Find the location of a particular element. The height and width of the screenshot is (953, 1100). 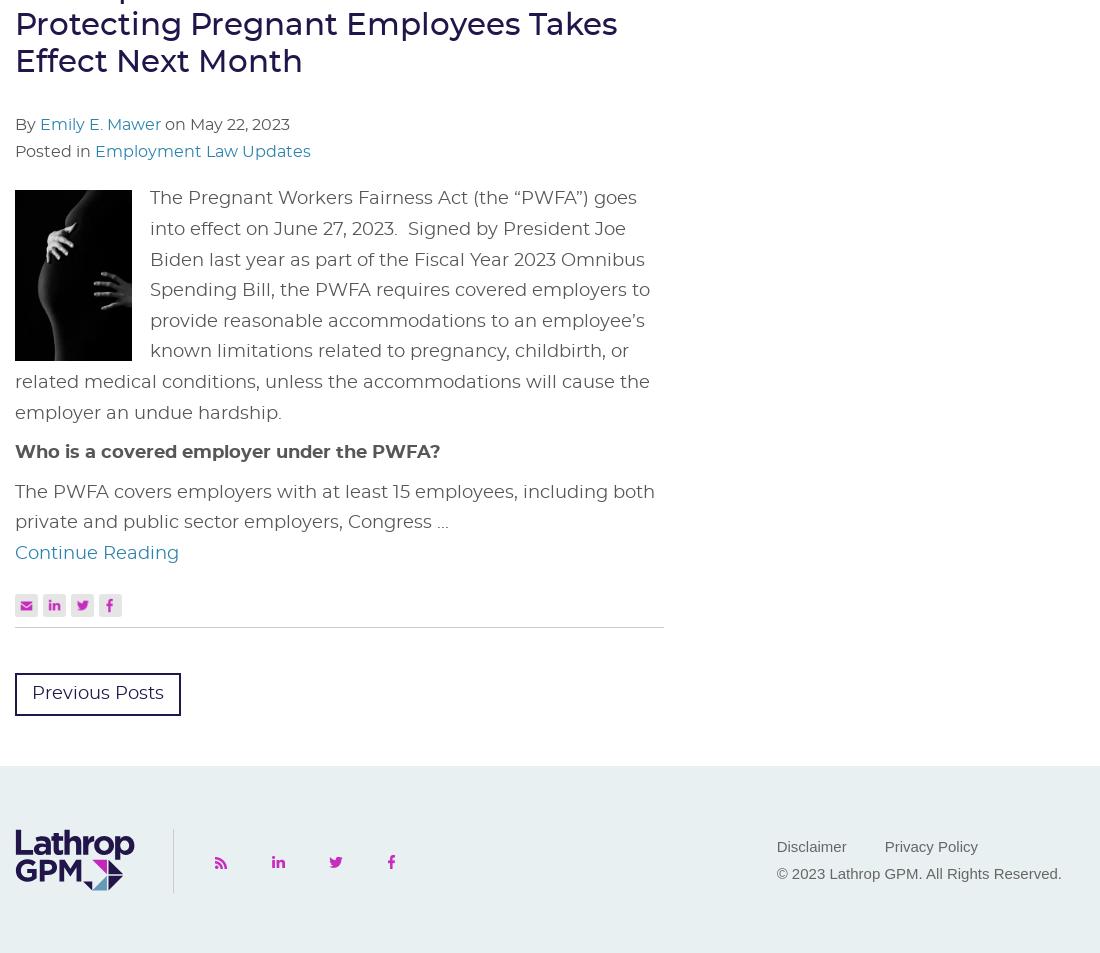

'© 2023 Lathrop GPM. All Rights Reserved.' is located at coordinates (919, 872).